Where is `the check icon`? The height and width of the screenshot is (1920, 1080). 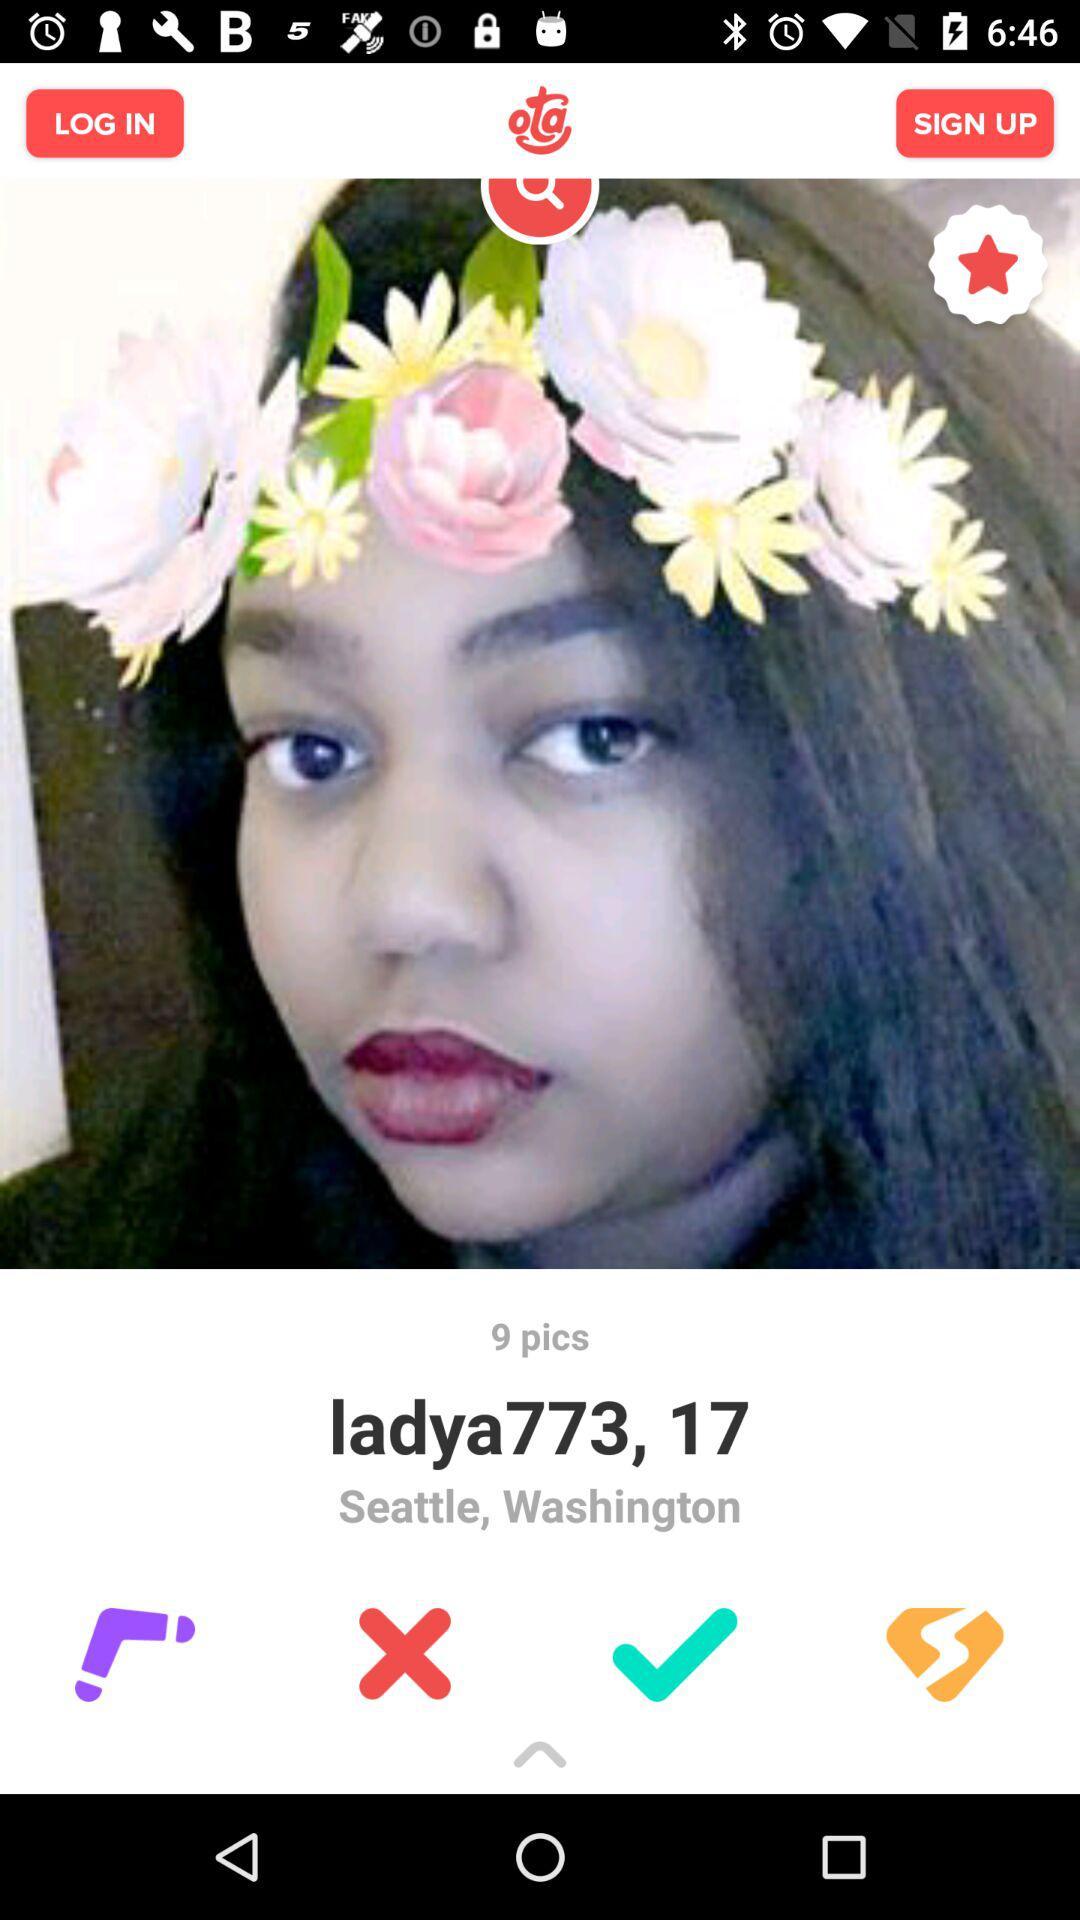
the check icon is located at coordinates (675, 1654).